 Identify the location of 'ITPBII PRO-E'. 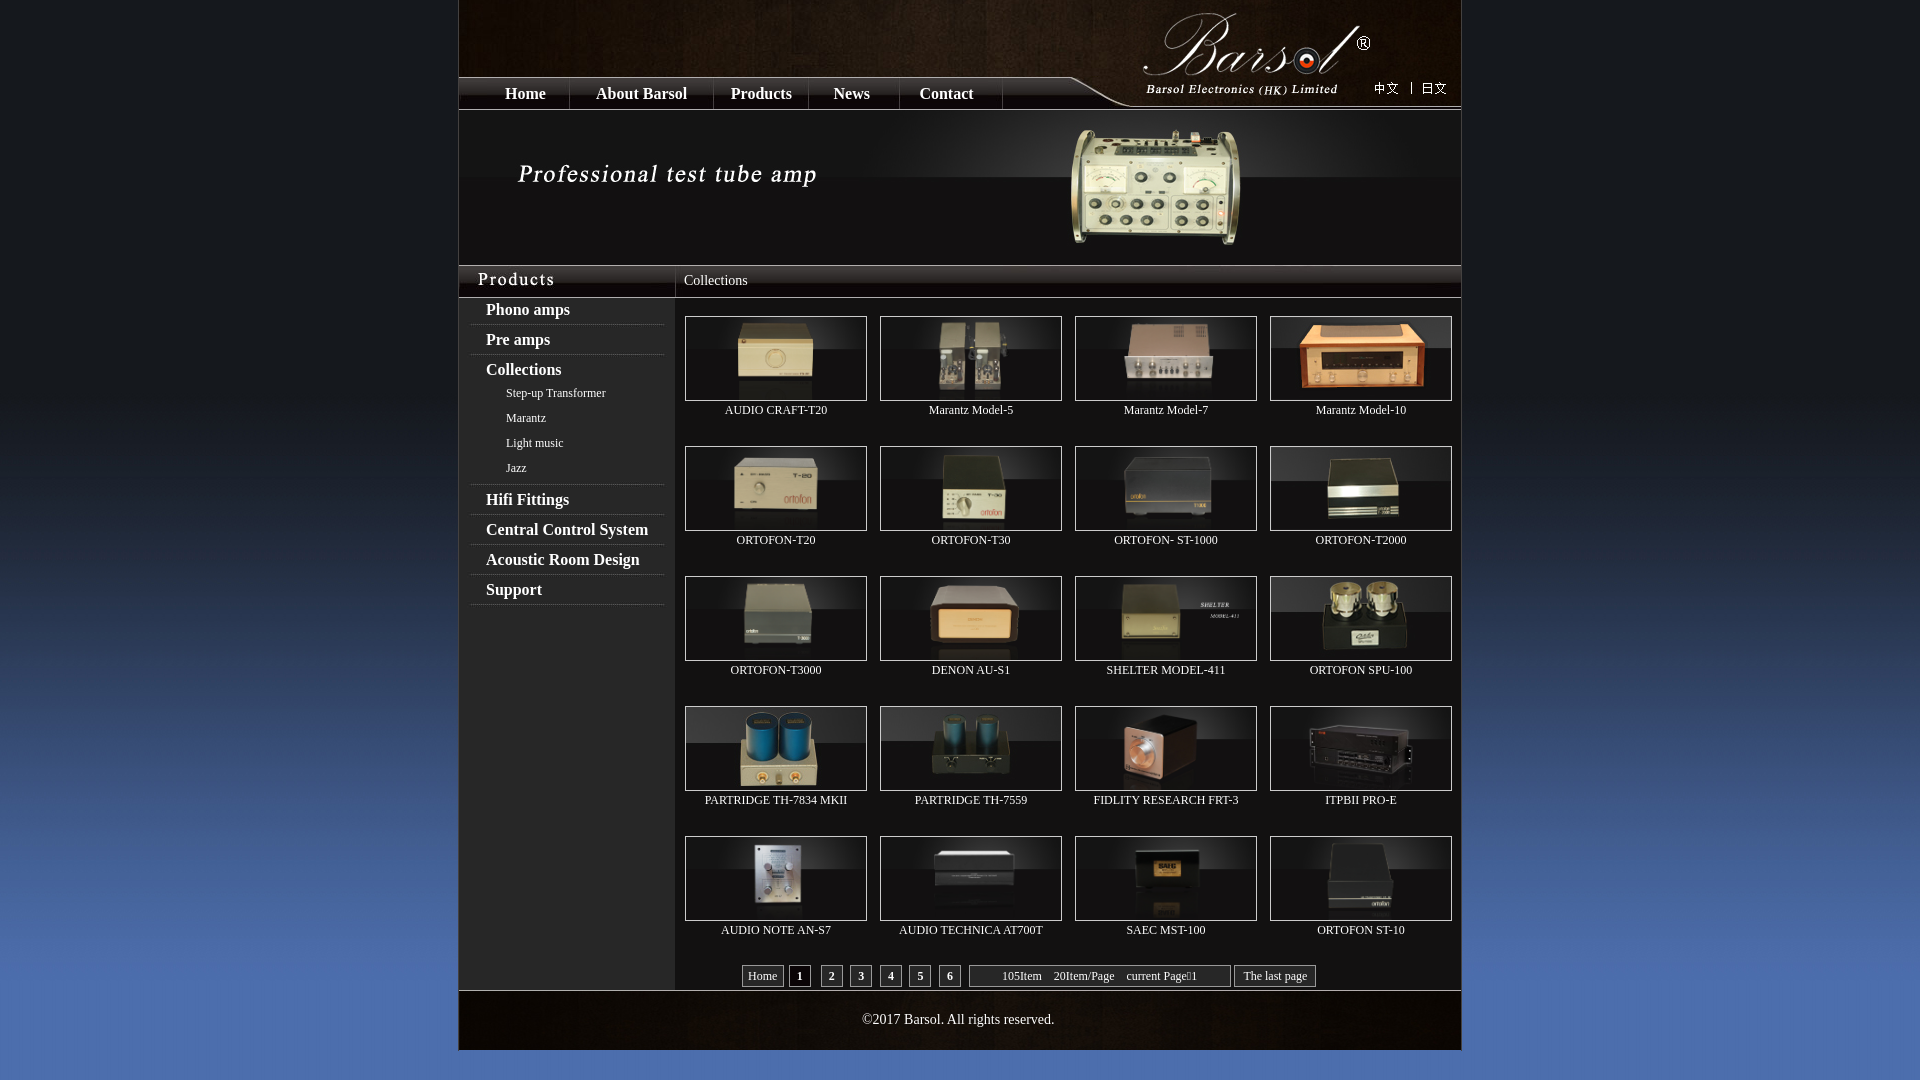
(1360, 798).